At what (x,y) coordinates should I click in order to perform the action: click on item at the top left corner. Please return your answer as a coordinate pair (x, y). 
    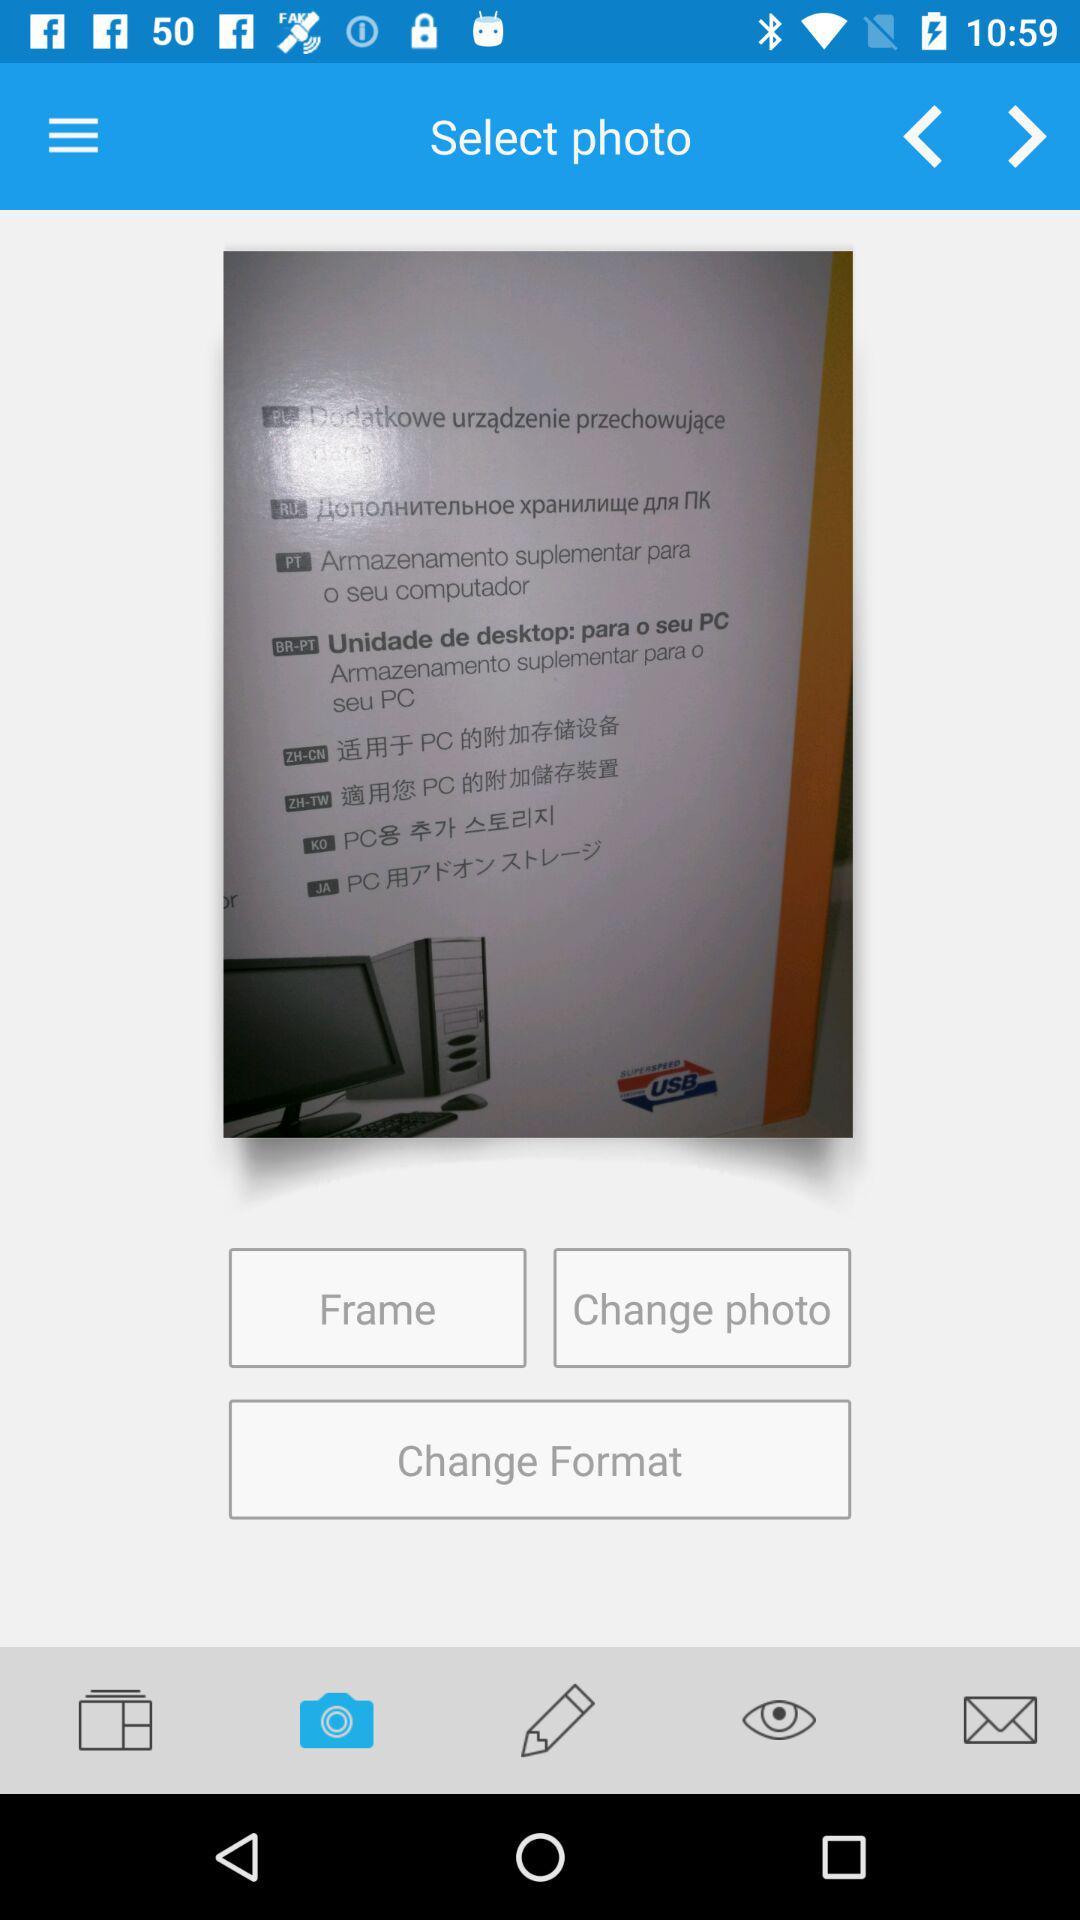
    Looking at the image, I should click on (72, 135).